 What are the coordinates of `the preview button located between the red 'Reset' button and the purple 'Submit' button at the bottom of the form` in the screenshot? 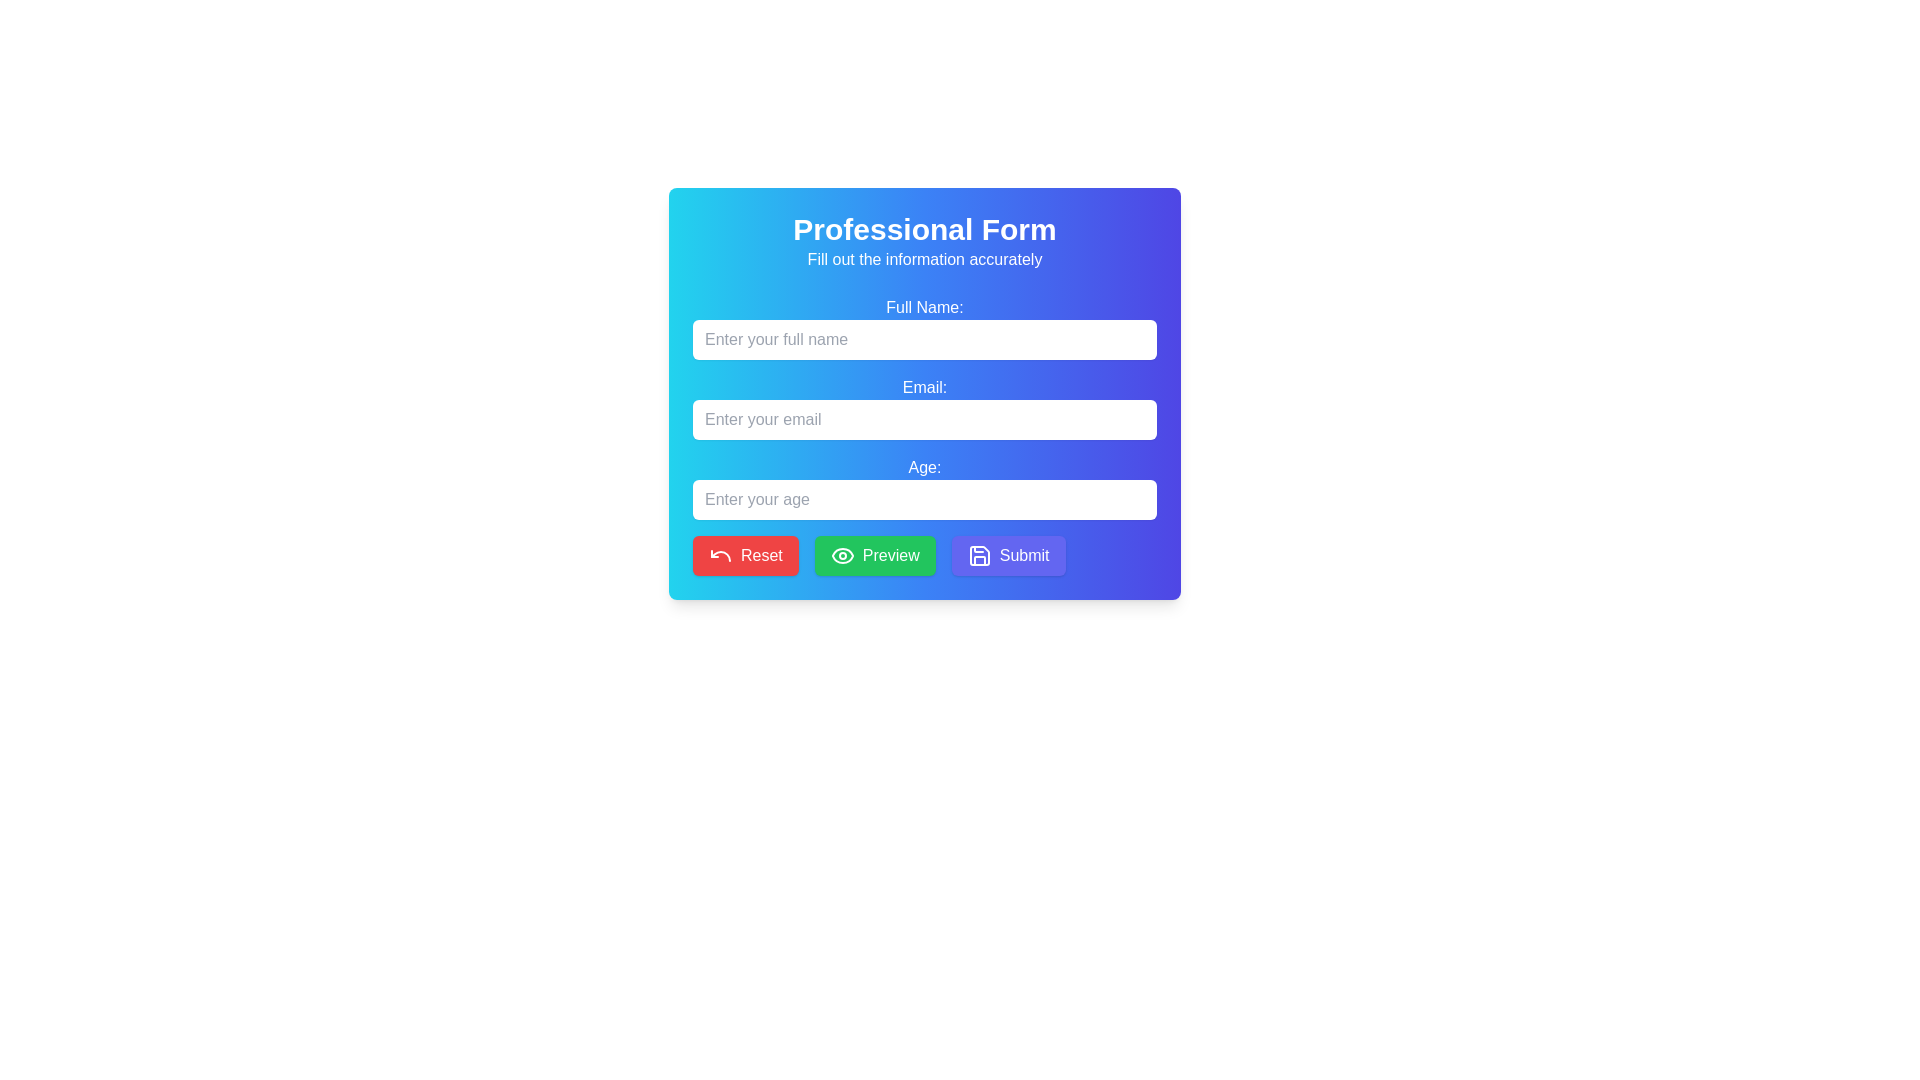 It's located at (875, 555).